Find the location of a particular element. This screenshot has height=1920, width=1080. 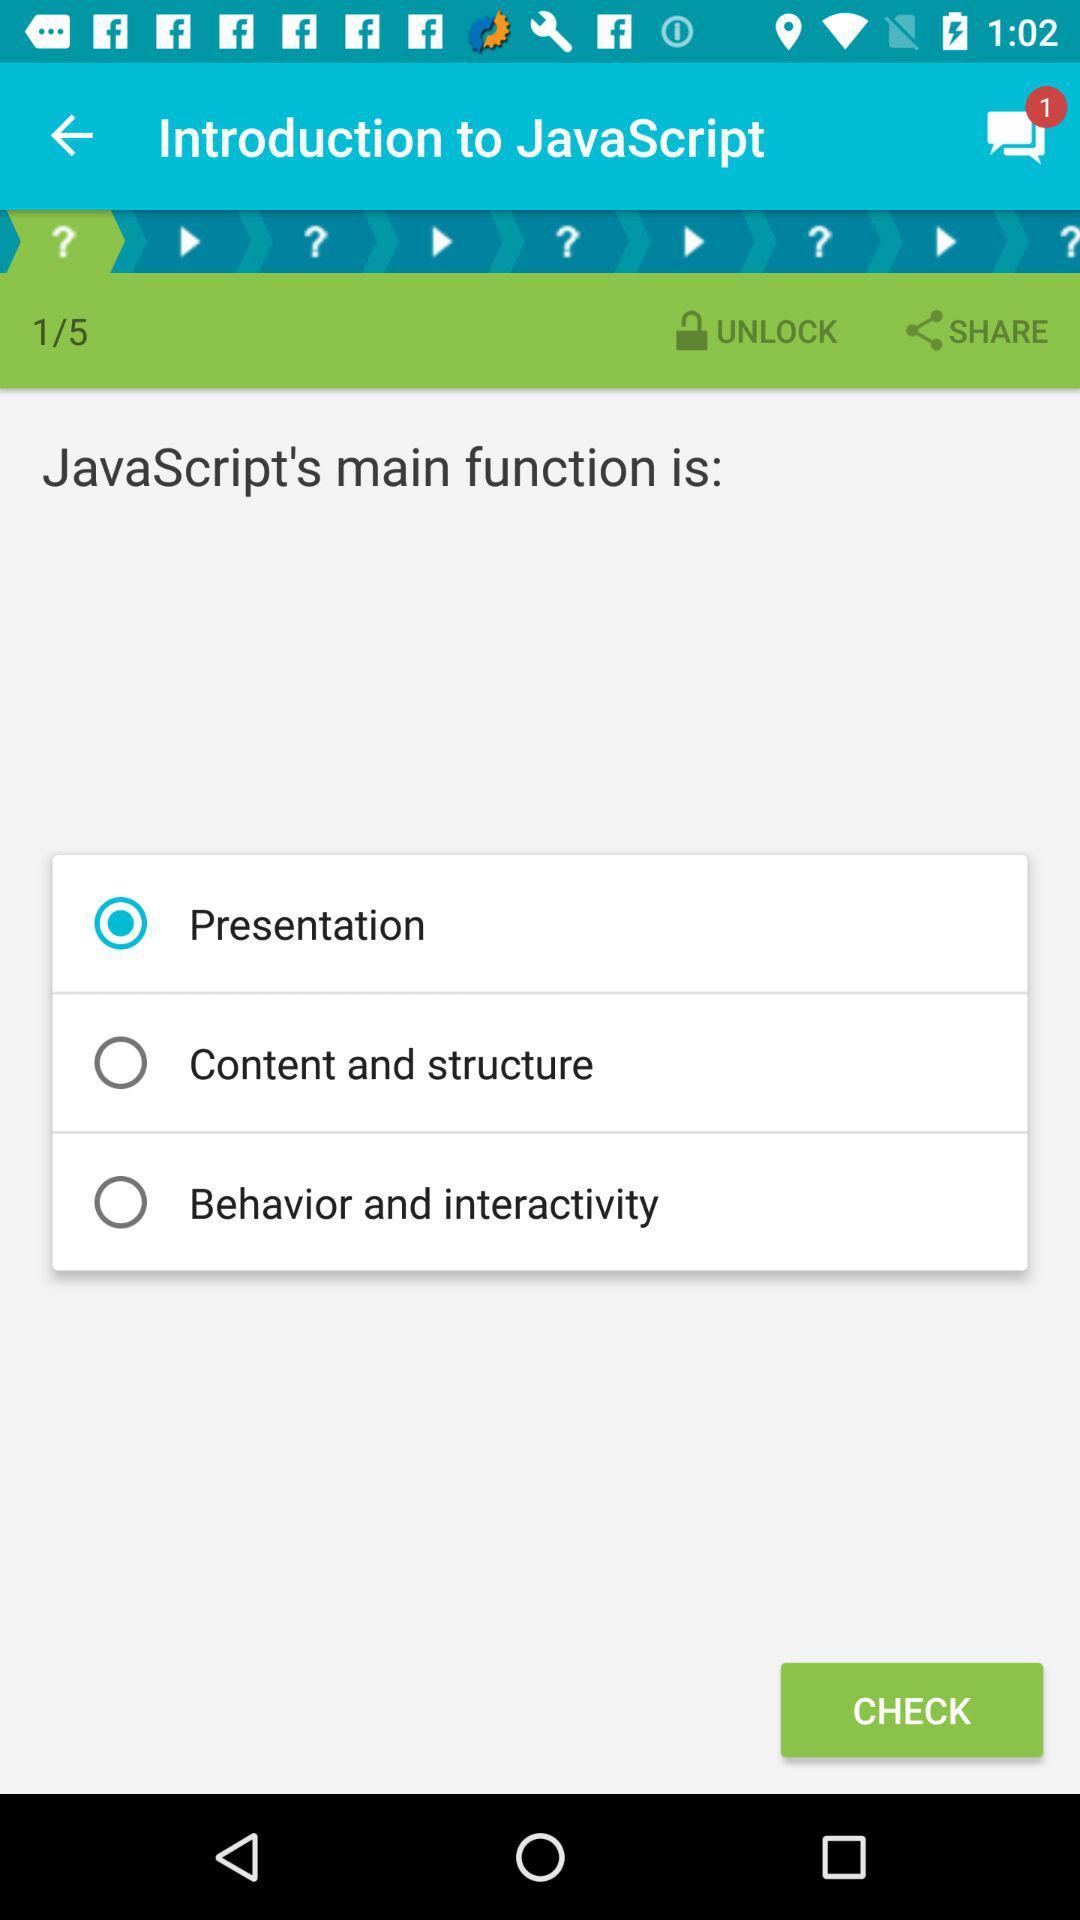

next question is located at coordinates (567, 240).